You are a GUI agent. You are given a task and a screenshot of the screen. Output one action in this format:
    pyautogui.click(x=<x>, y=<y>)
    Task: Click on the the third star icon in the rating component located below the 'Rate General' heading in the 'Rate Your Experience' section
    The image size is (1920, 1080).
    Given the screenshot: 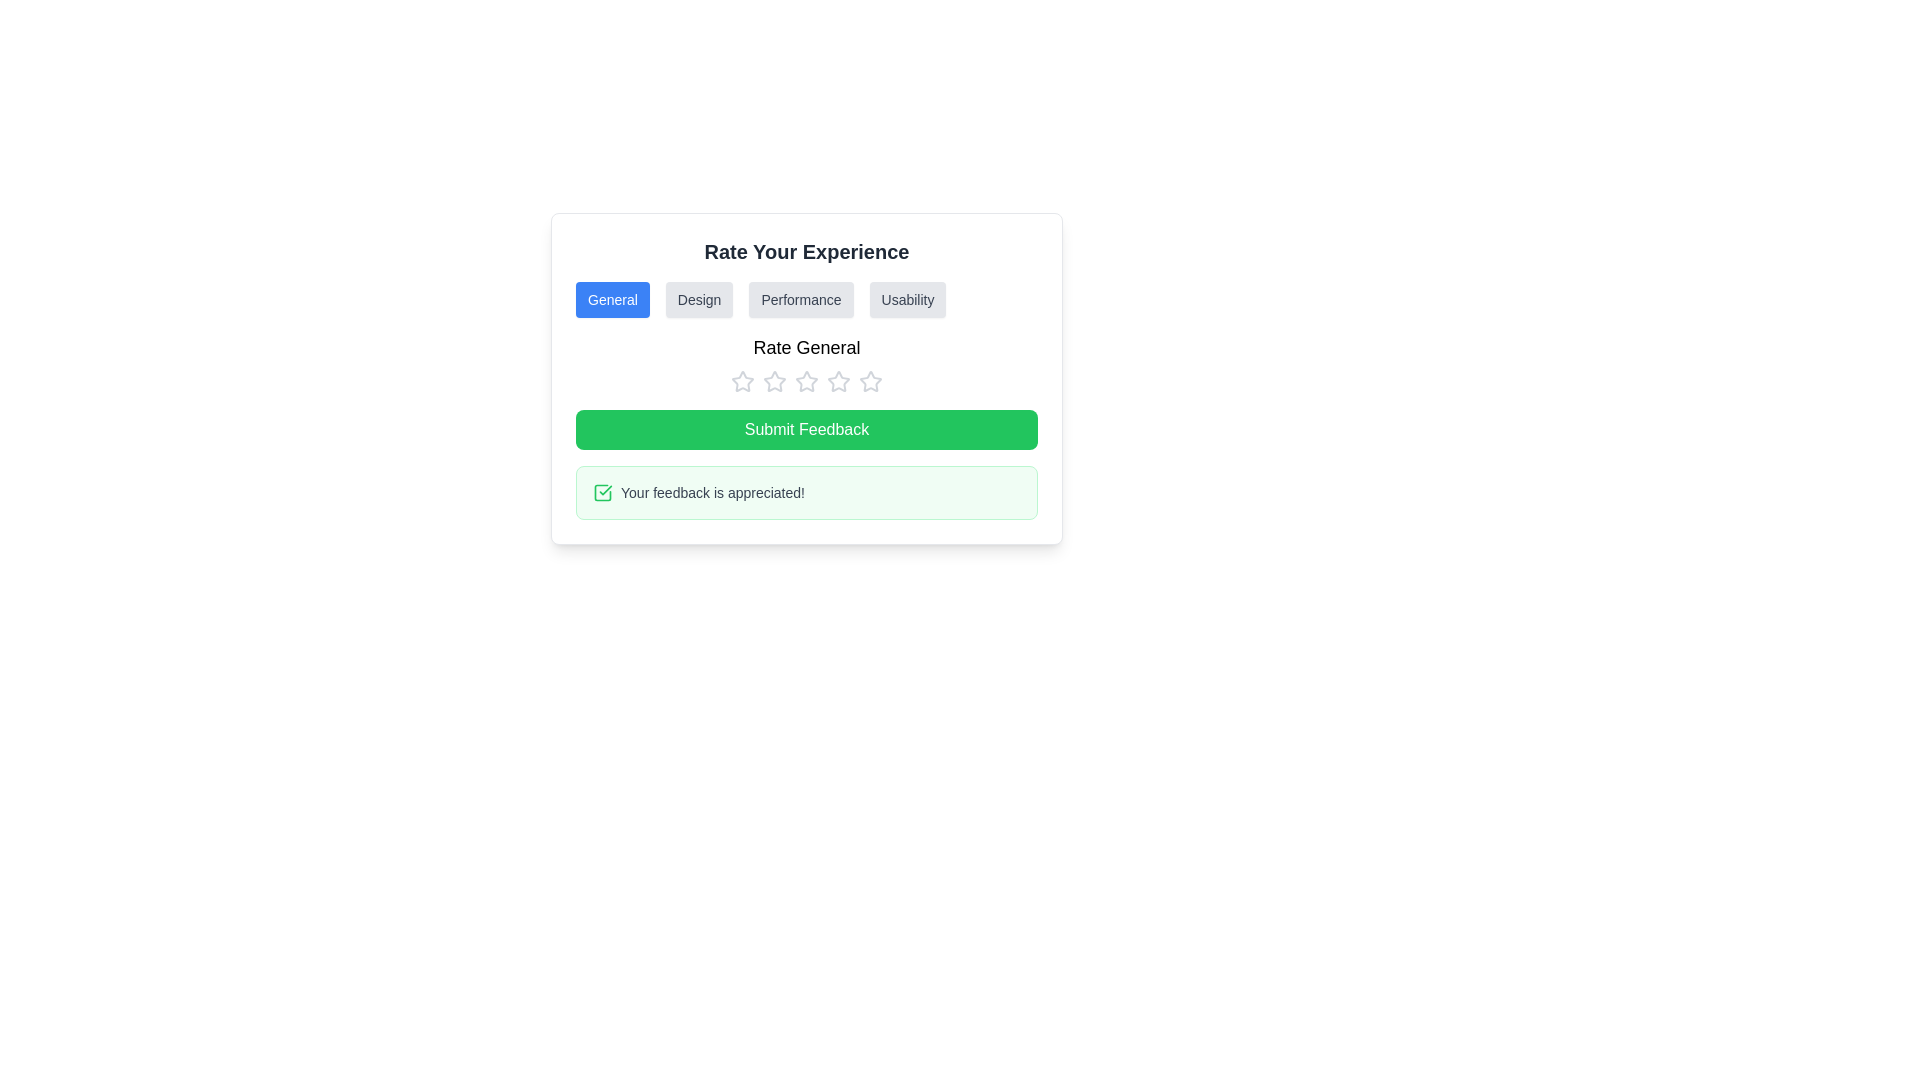 What is the action you would take?
    pyautogui.click(x=806, y=381)
    